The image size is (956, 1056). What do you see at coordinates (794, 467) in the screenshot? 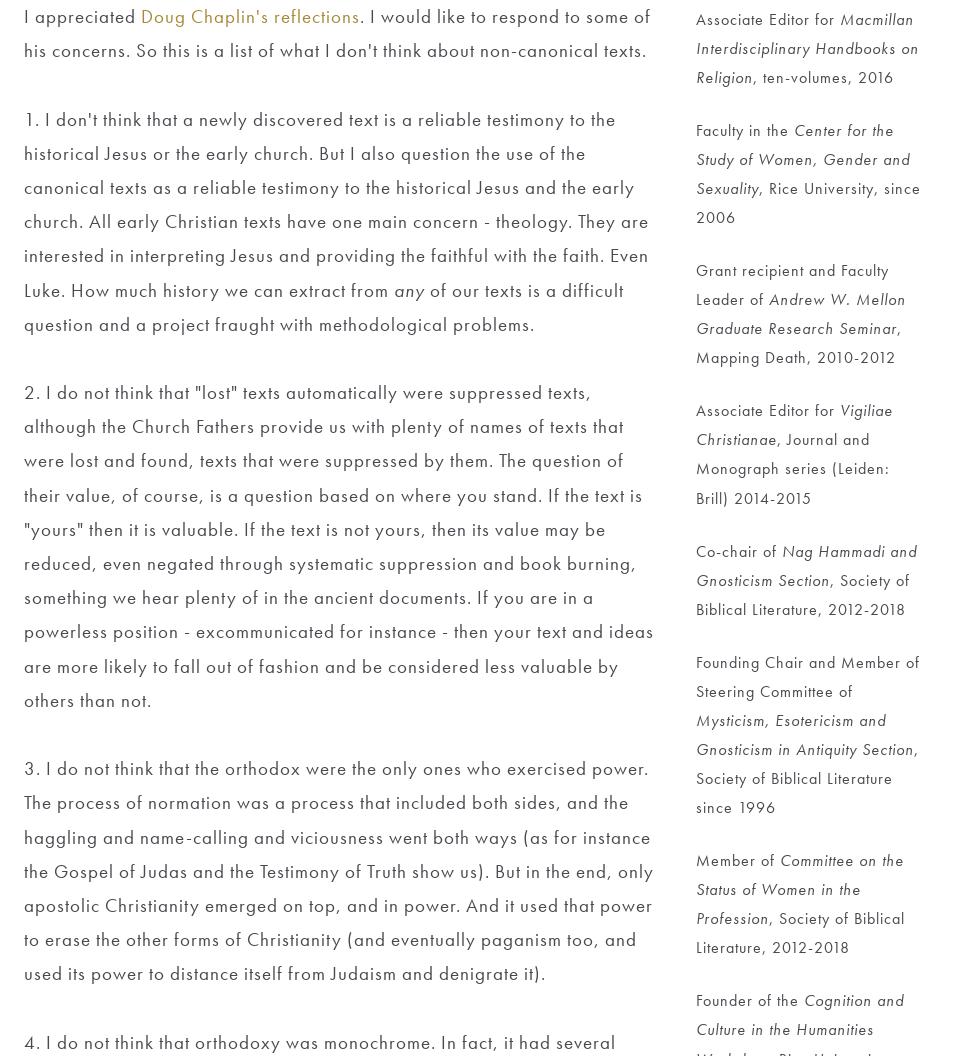
I see `', Journal and Monograph series (Leiden: Brill) 2014-2015'` at bounding box center [794, 467].